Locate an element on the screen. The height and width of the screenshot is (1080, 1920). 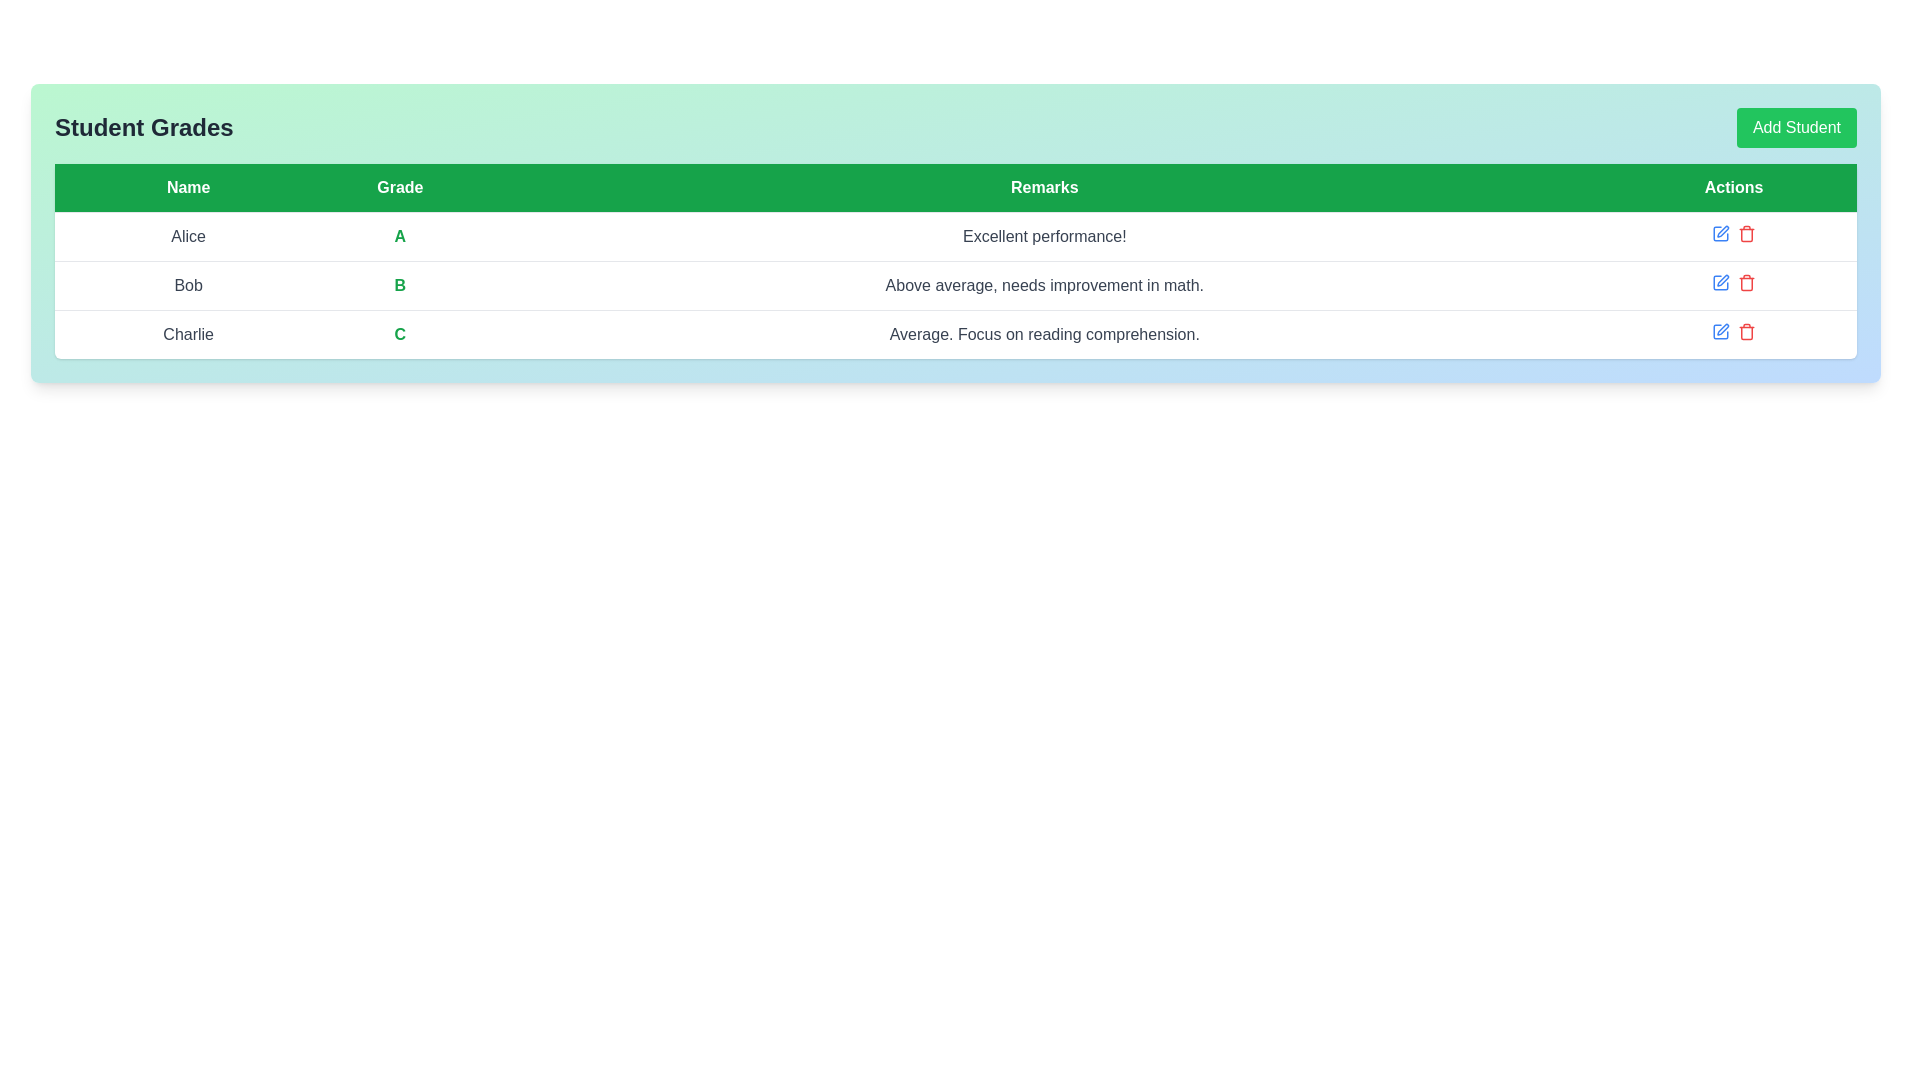
the edit icon button located in the 'Actions' column of the second row associated with Bob to initiate an edit action is located at coordinates (1720, 282).